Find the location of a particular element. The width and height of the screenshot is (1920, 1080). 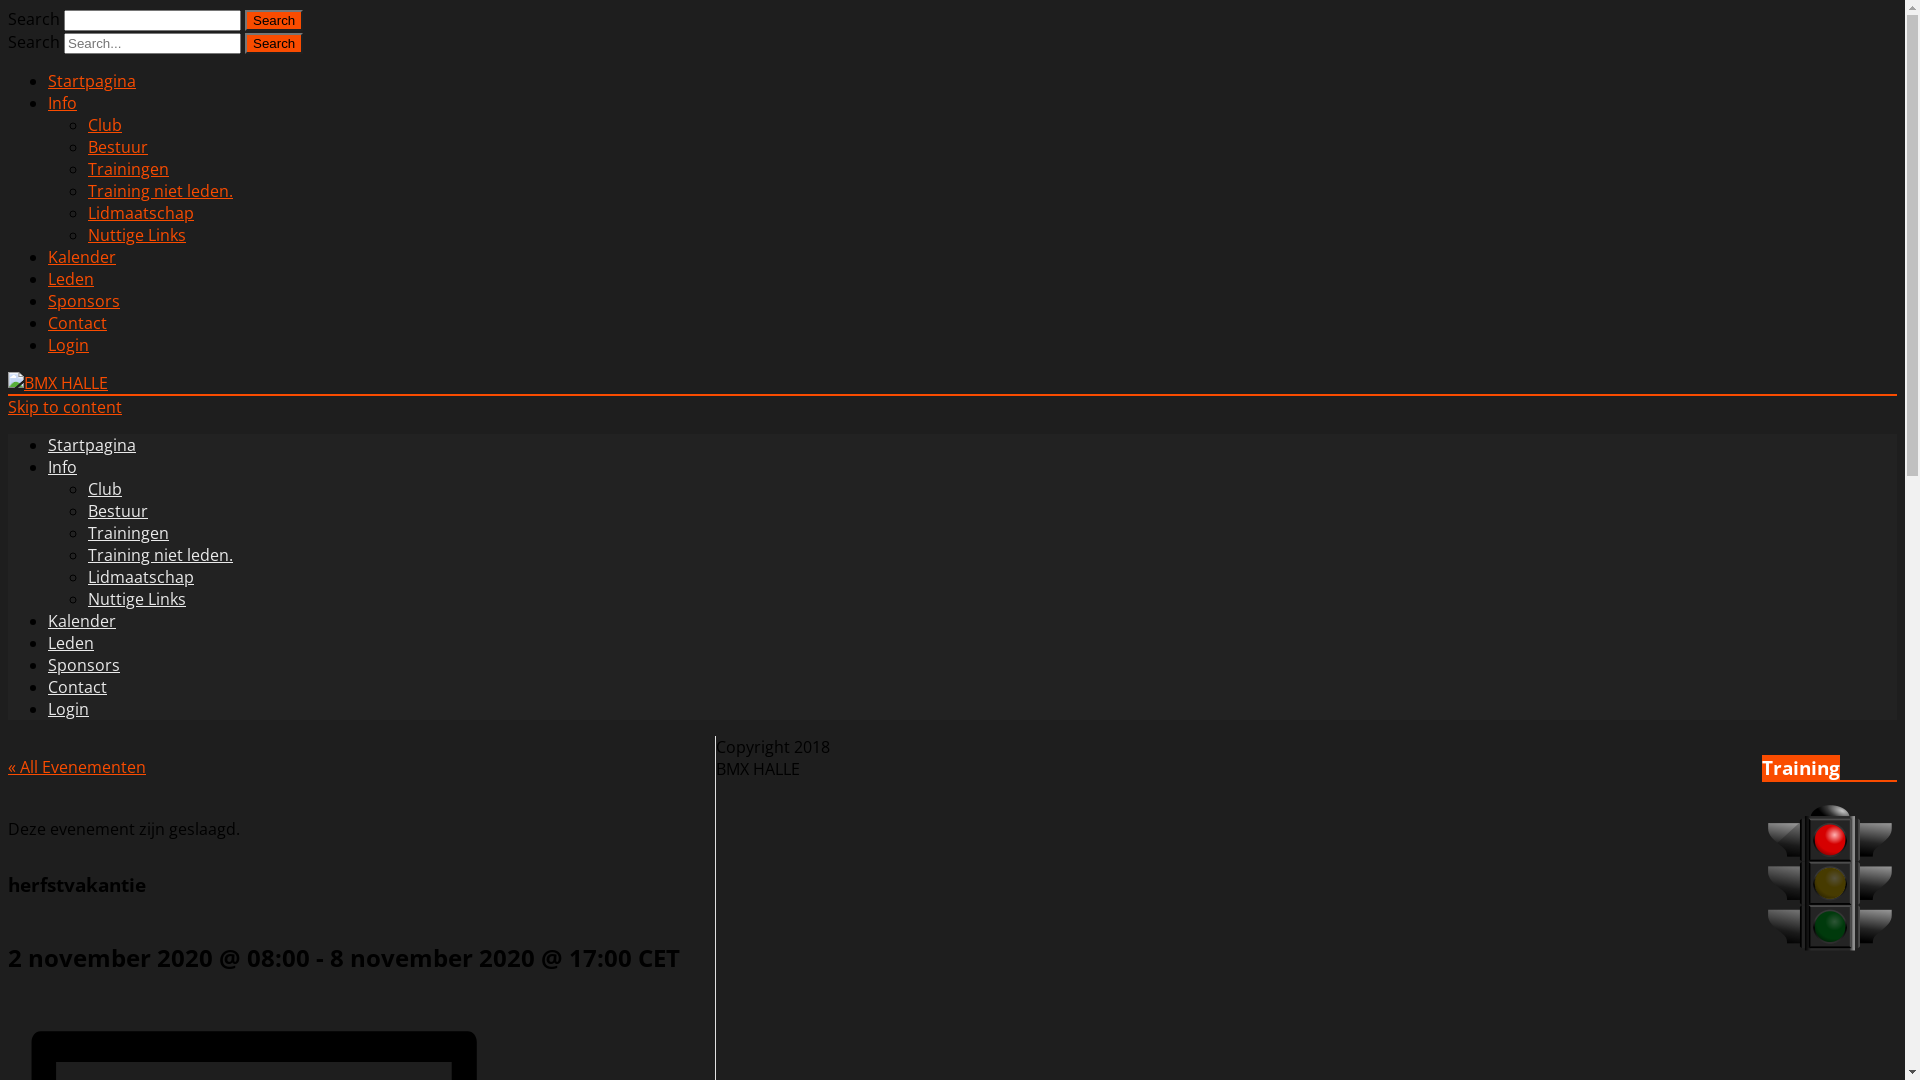

'Training niet leden.' is located at coordinates (86, 191).